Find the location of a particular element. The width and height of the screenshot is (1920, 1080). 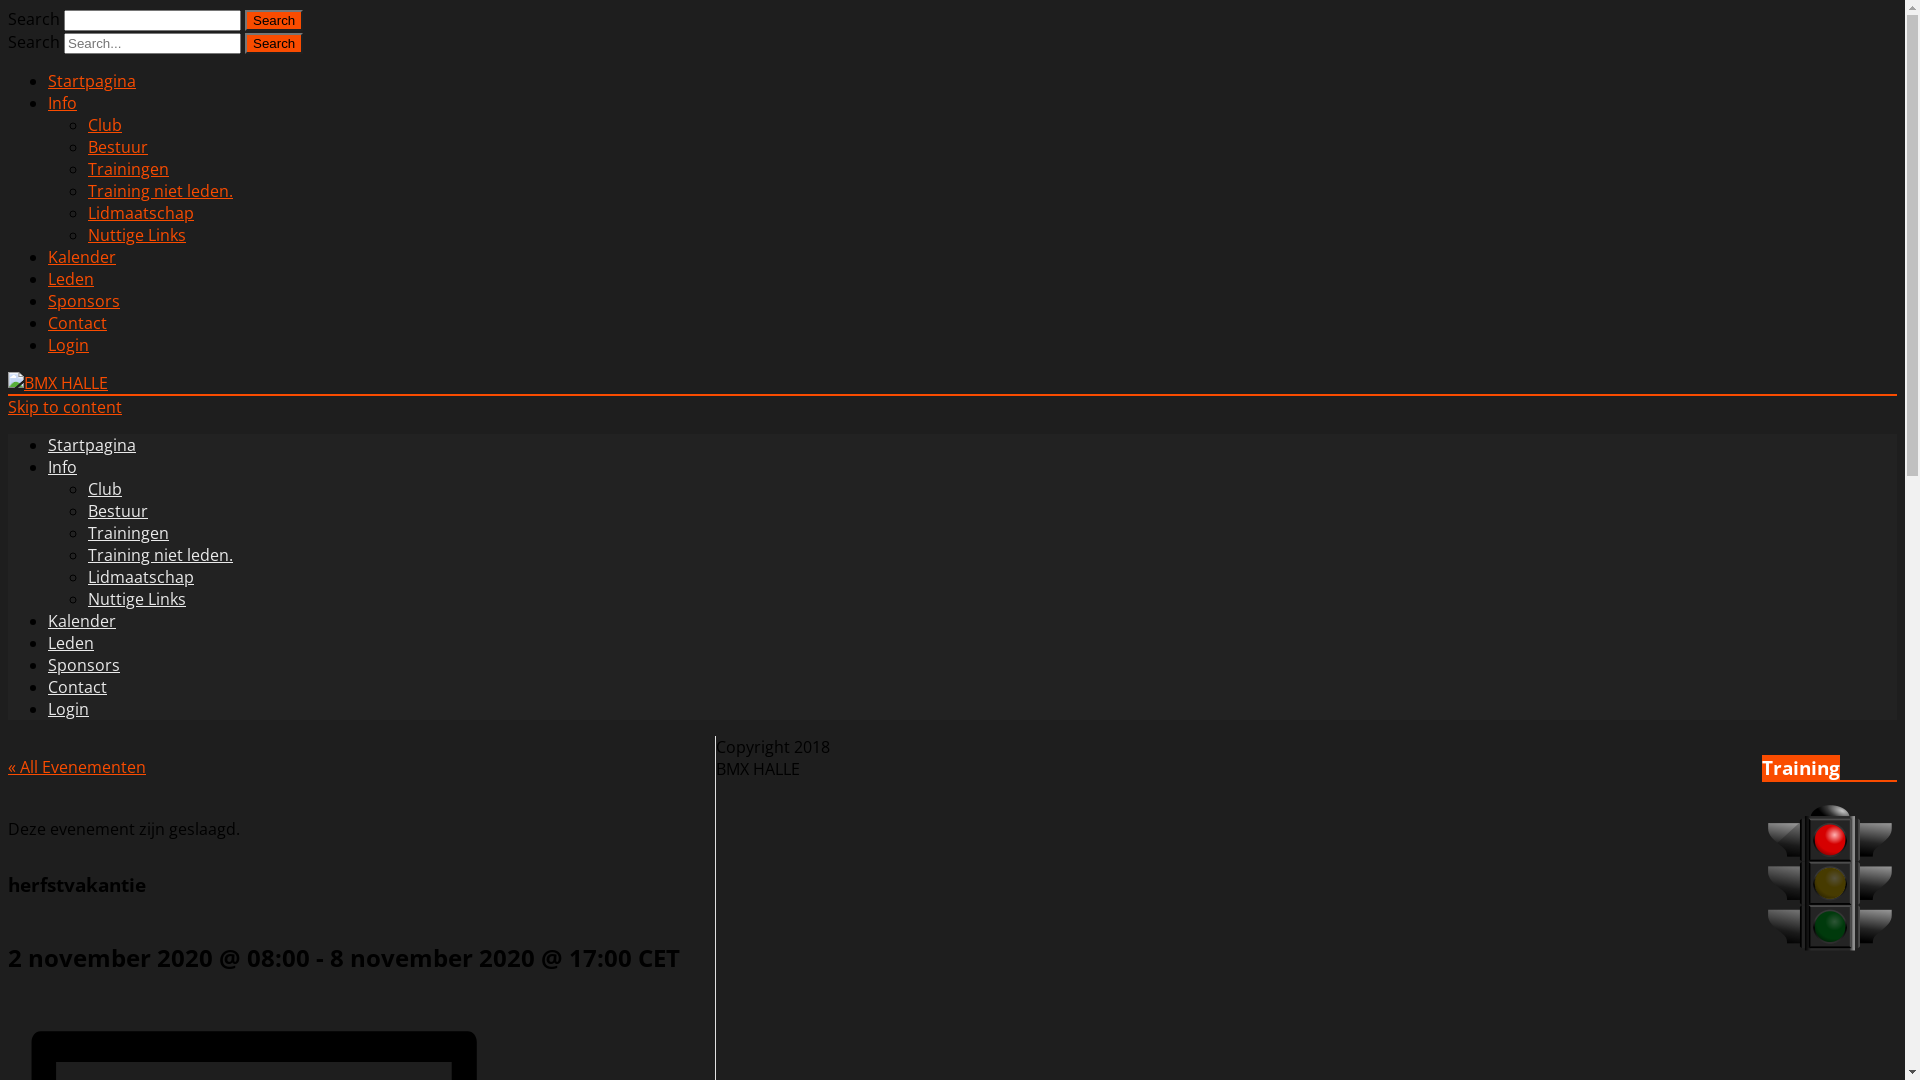

'Training niet leden.' is located at coordinates (86, 191).